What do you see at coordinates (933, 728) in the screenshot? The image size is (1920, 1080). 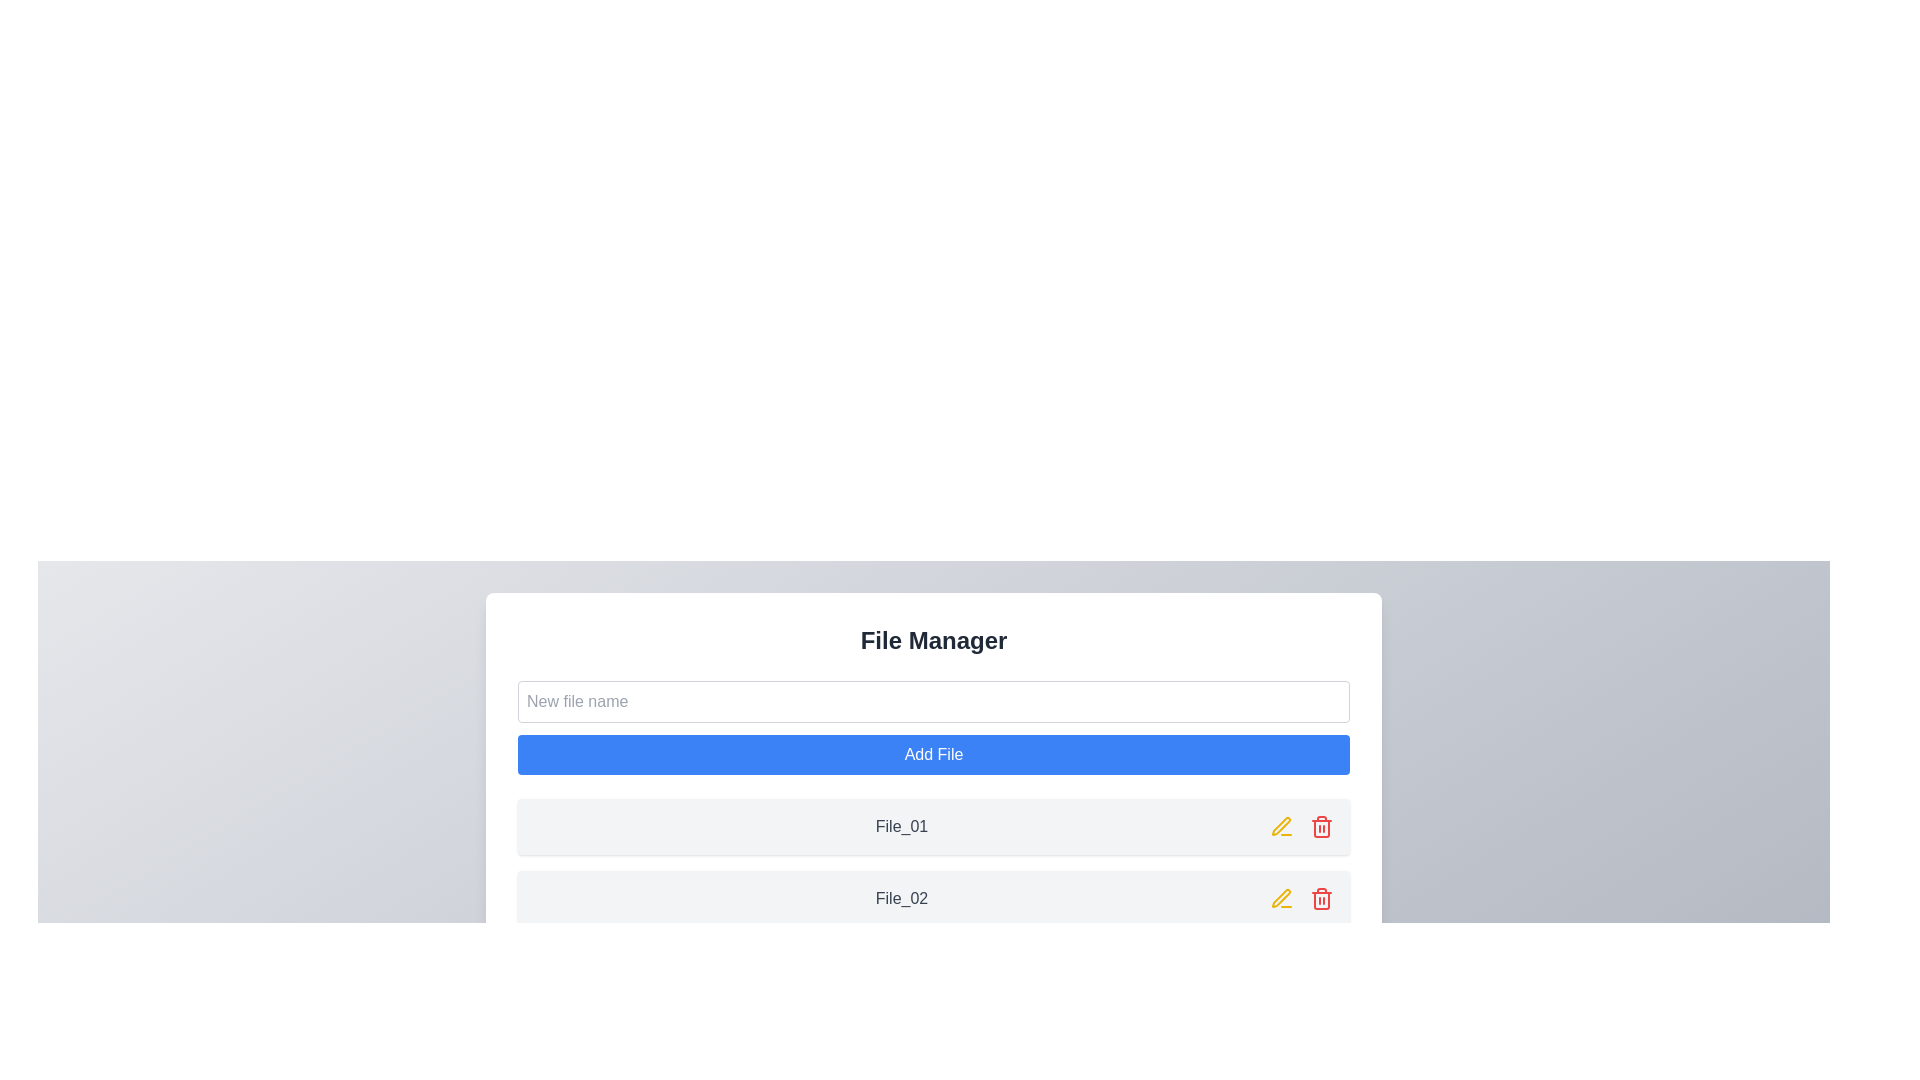 I see `the 'Add File' button located below the 'New file name' text input field in the 'File Manager' dialog` at bounding box center [933, 728].